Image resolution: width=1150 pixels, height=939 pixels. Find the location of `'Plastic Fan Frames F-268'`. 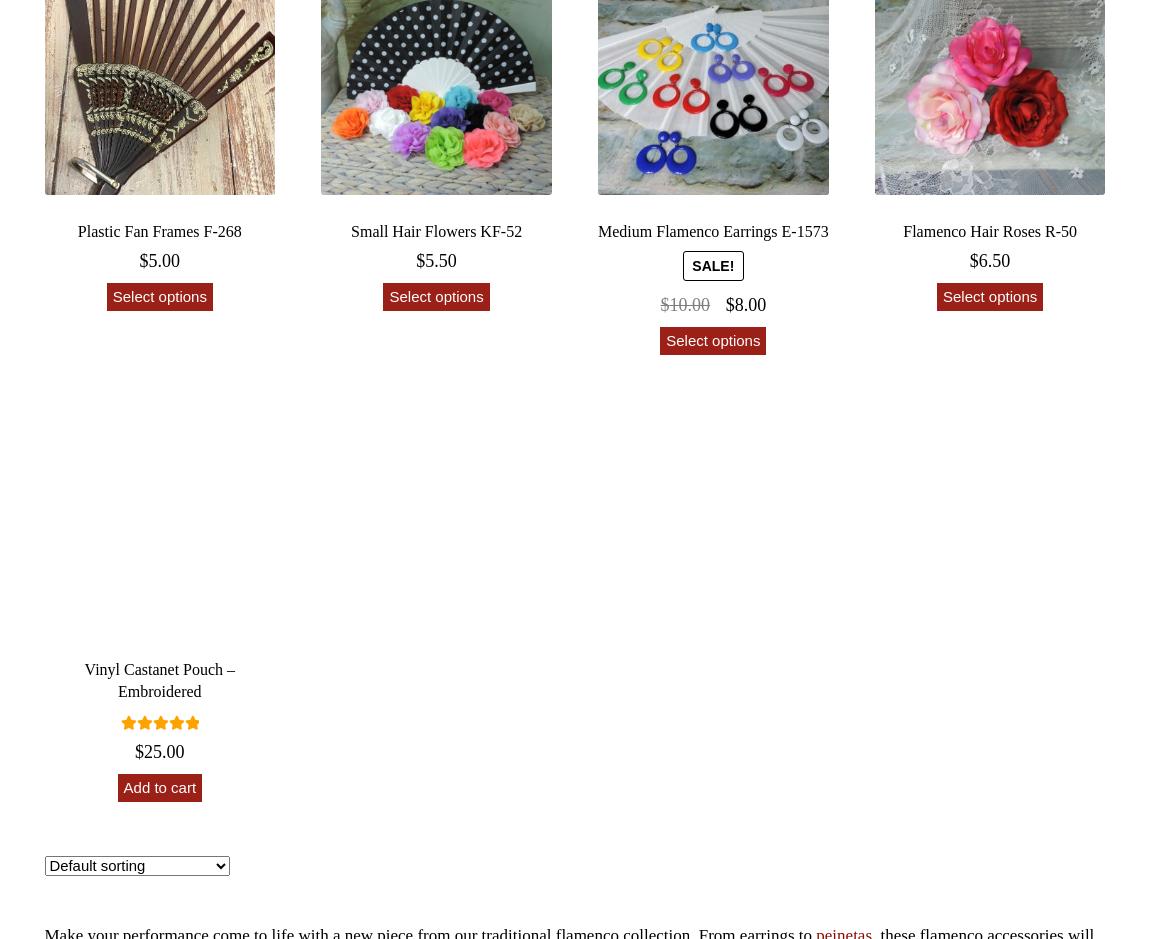

'Plastic Fan Frames F-268' is located at coordinates (158, 230).